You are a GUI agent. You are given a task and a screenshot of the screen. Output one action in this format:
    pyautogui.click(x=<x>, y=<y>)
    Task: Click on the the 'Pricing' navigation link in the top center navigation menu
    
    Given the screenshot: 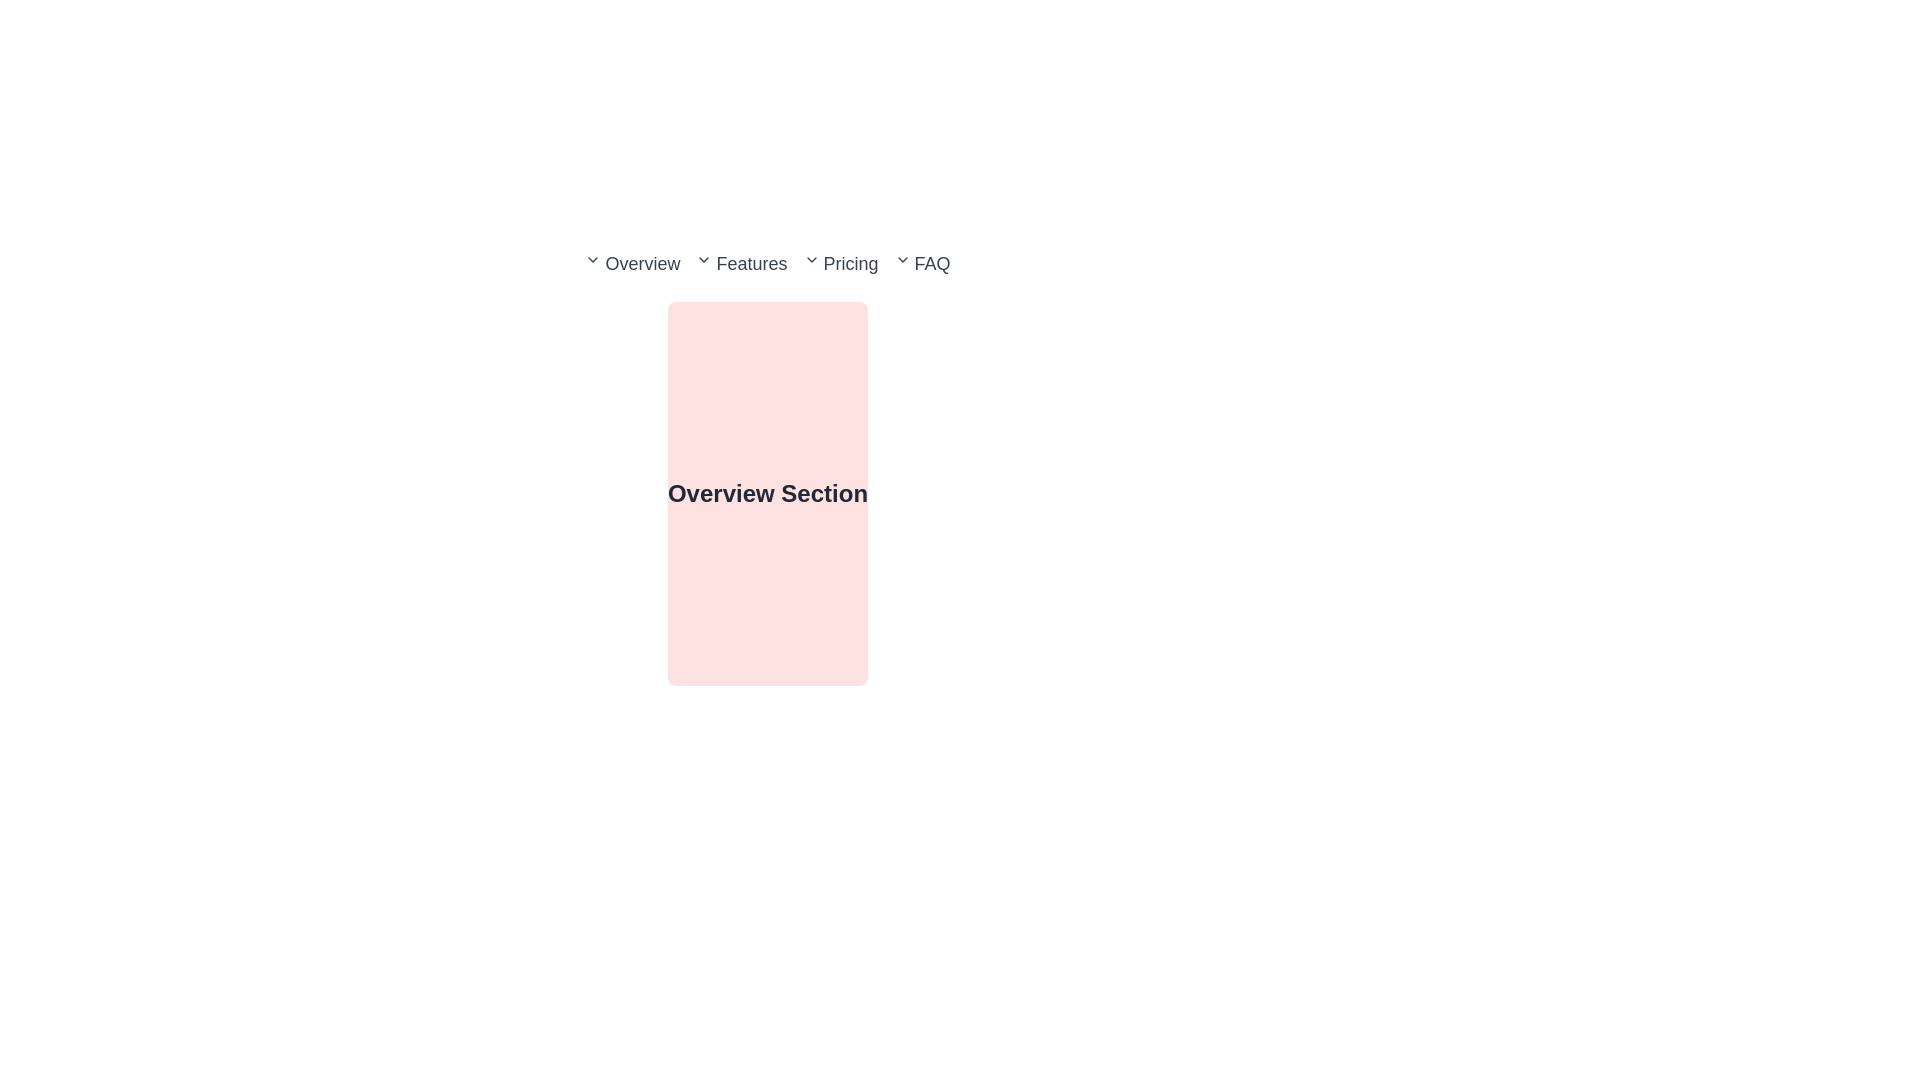 What is the action you would take?
    pyautogui.click(x=840, y=262)
    